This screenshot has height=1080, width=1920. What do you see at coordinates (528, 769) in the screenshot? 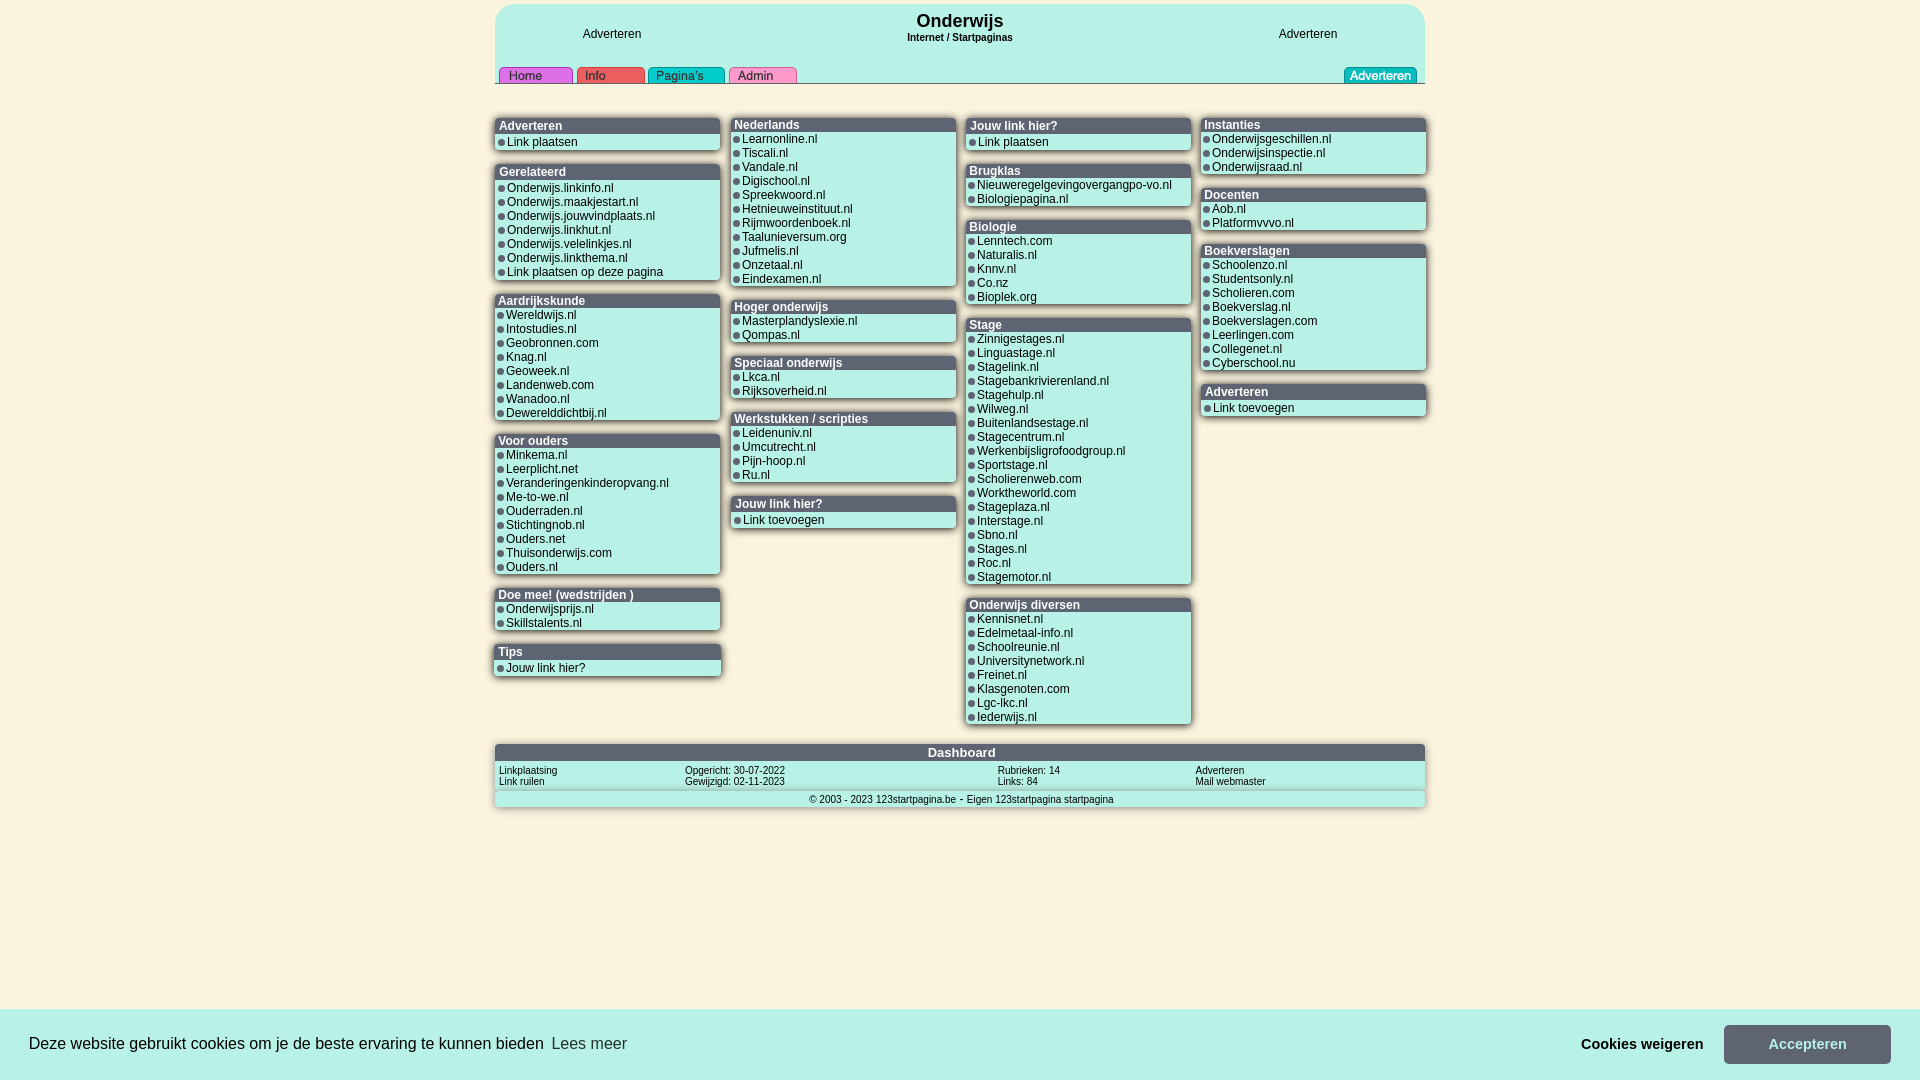
I see `'Linkplaatsing'` at bounding box center [528, 769].